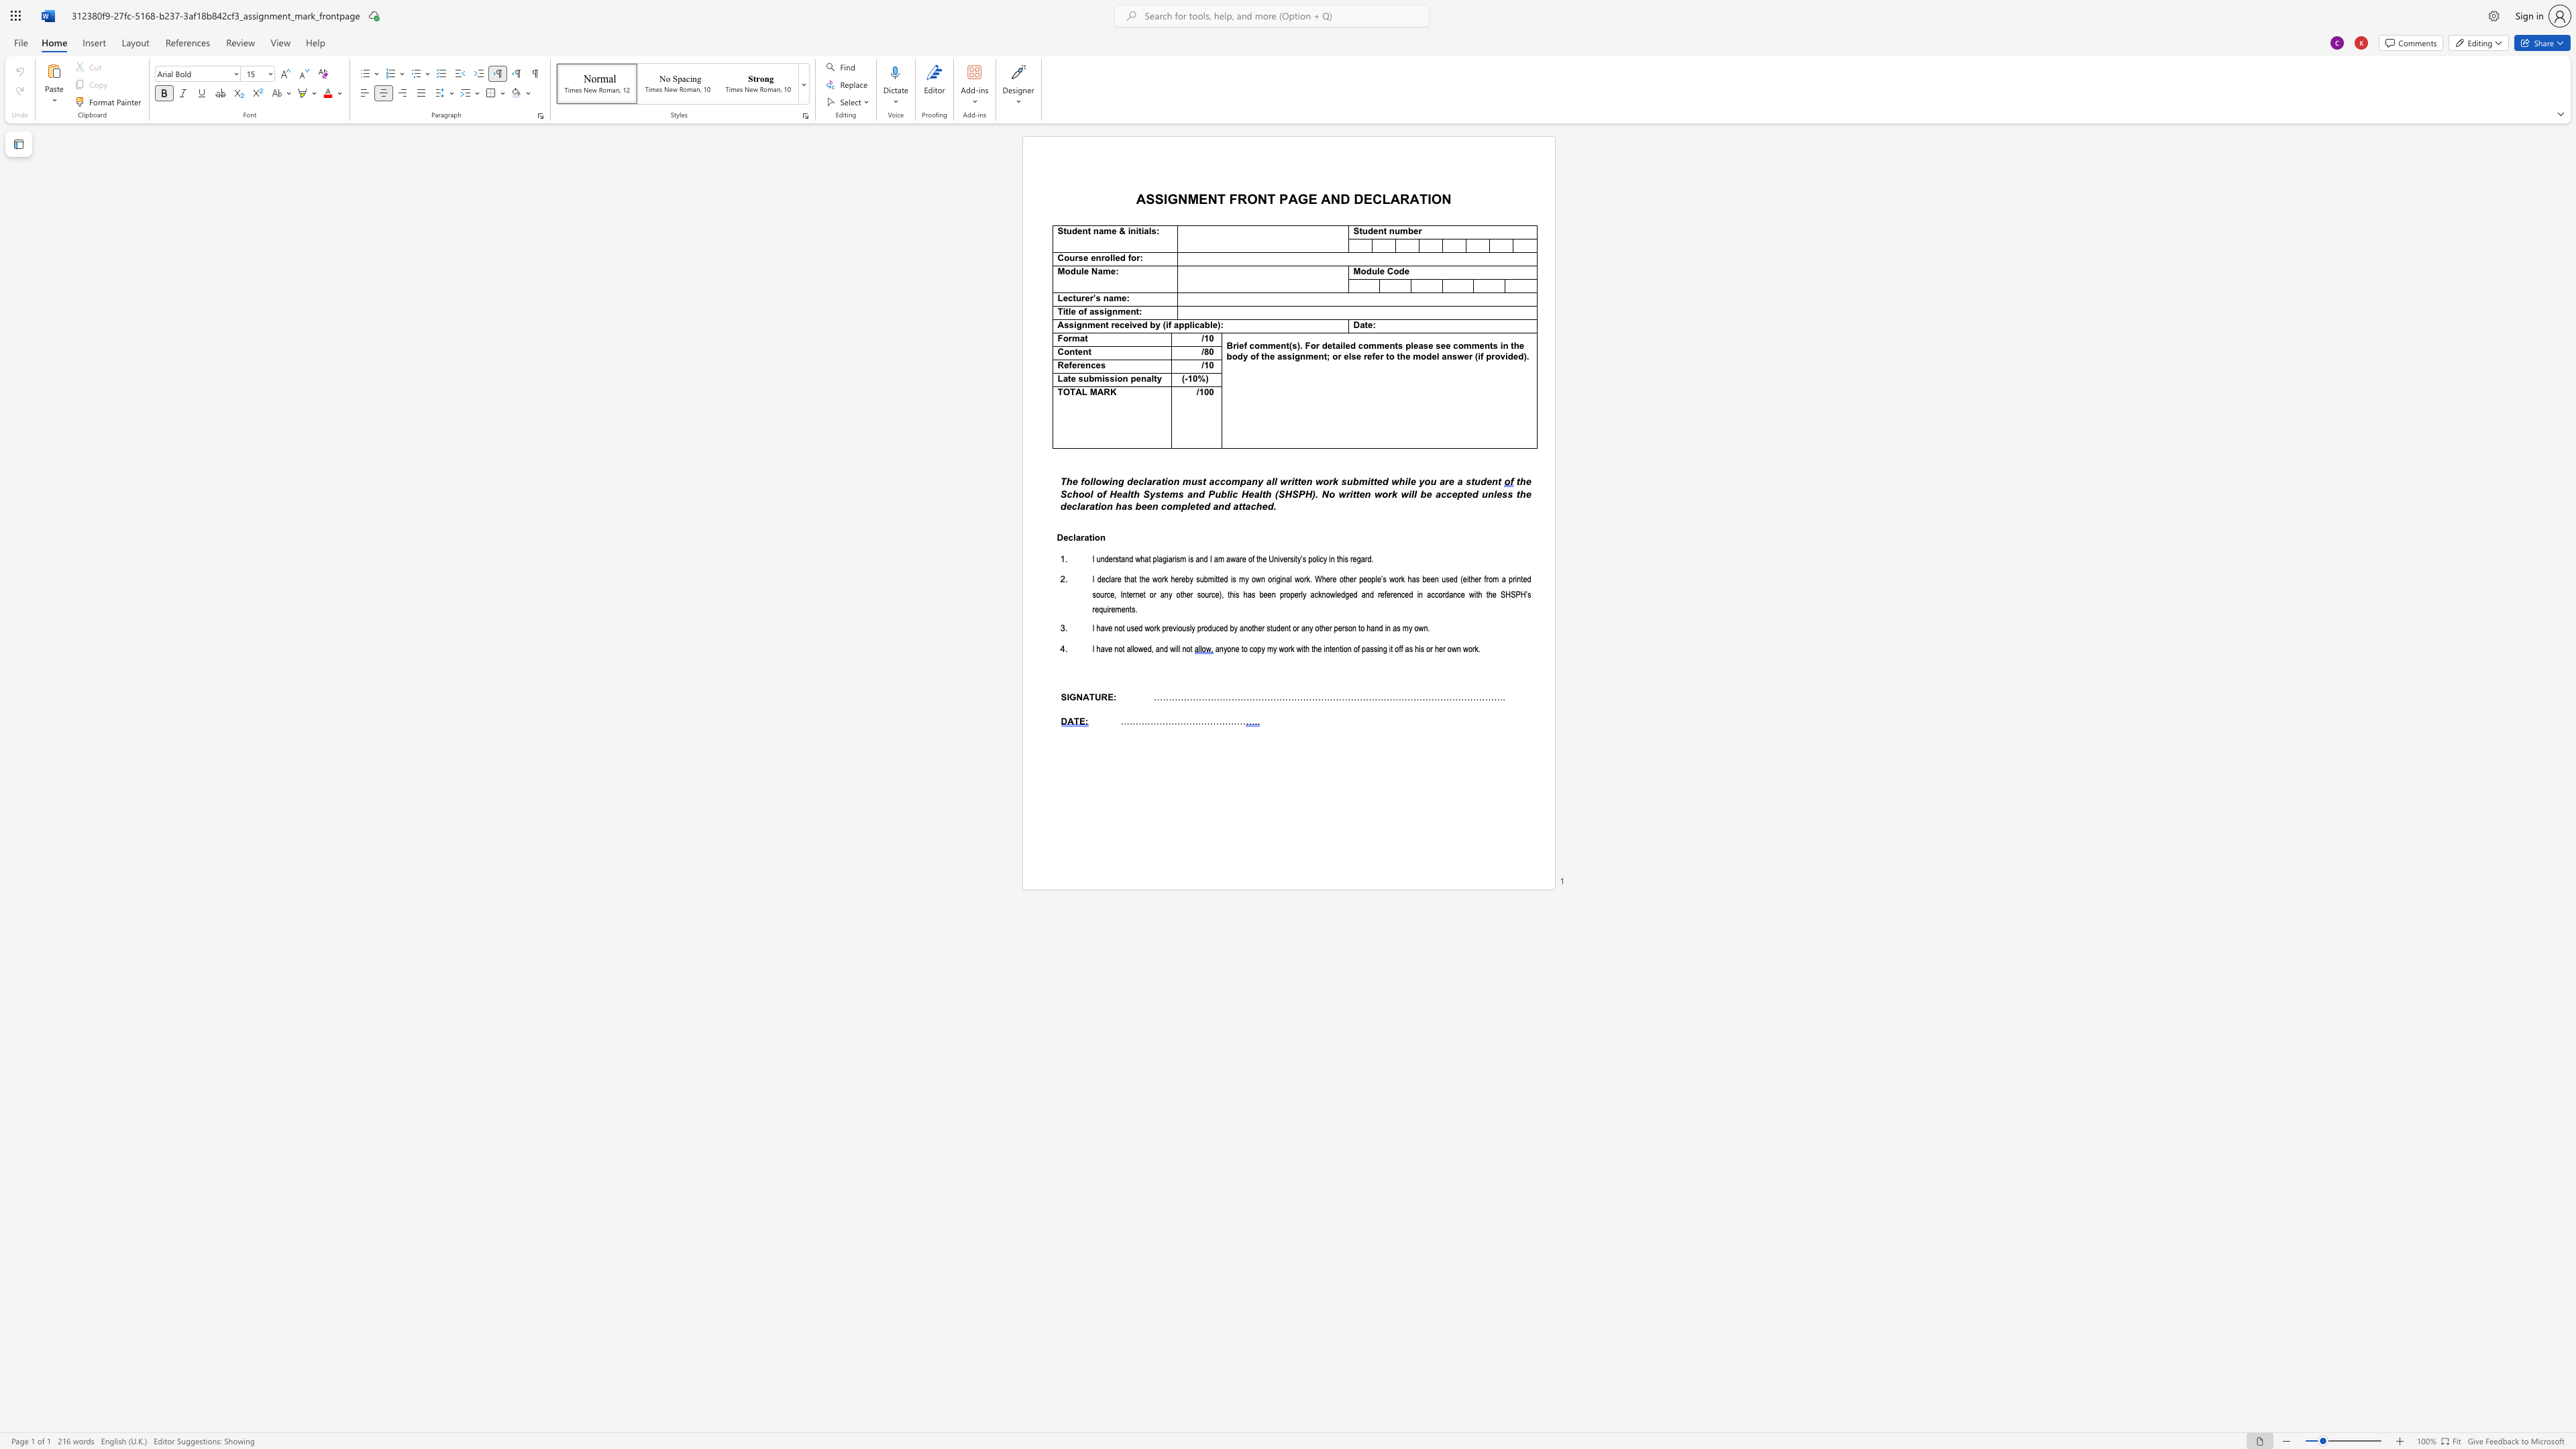  I want to click on the space between the continuous character "d" and "e" in the text, so click(1076, 230).